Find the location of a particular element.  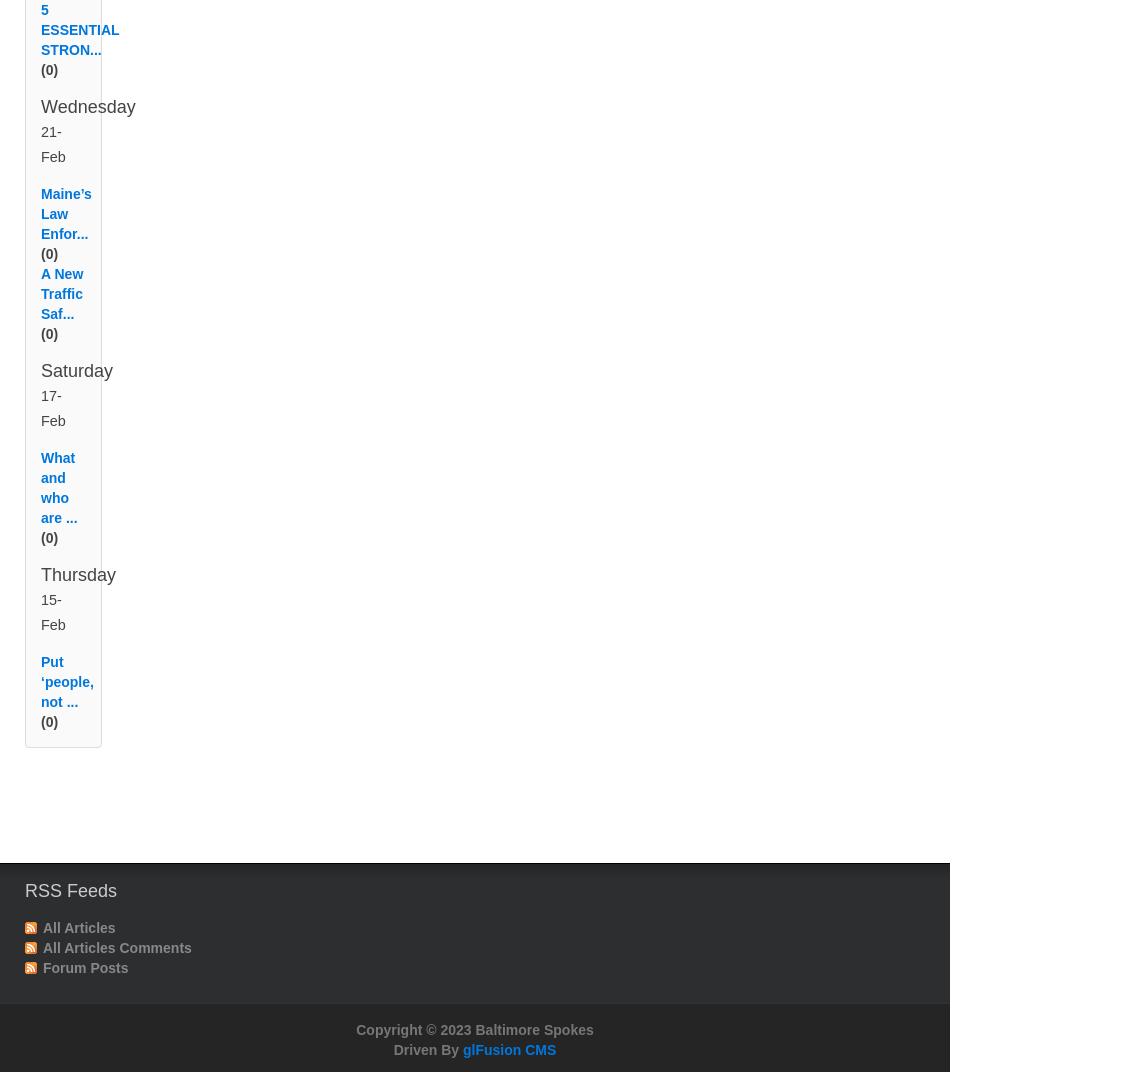

'Maine’s Law Enfor...' is located at coordinates (65, 237).